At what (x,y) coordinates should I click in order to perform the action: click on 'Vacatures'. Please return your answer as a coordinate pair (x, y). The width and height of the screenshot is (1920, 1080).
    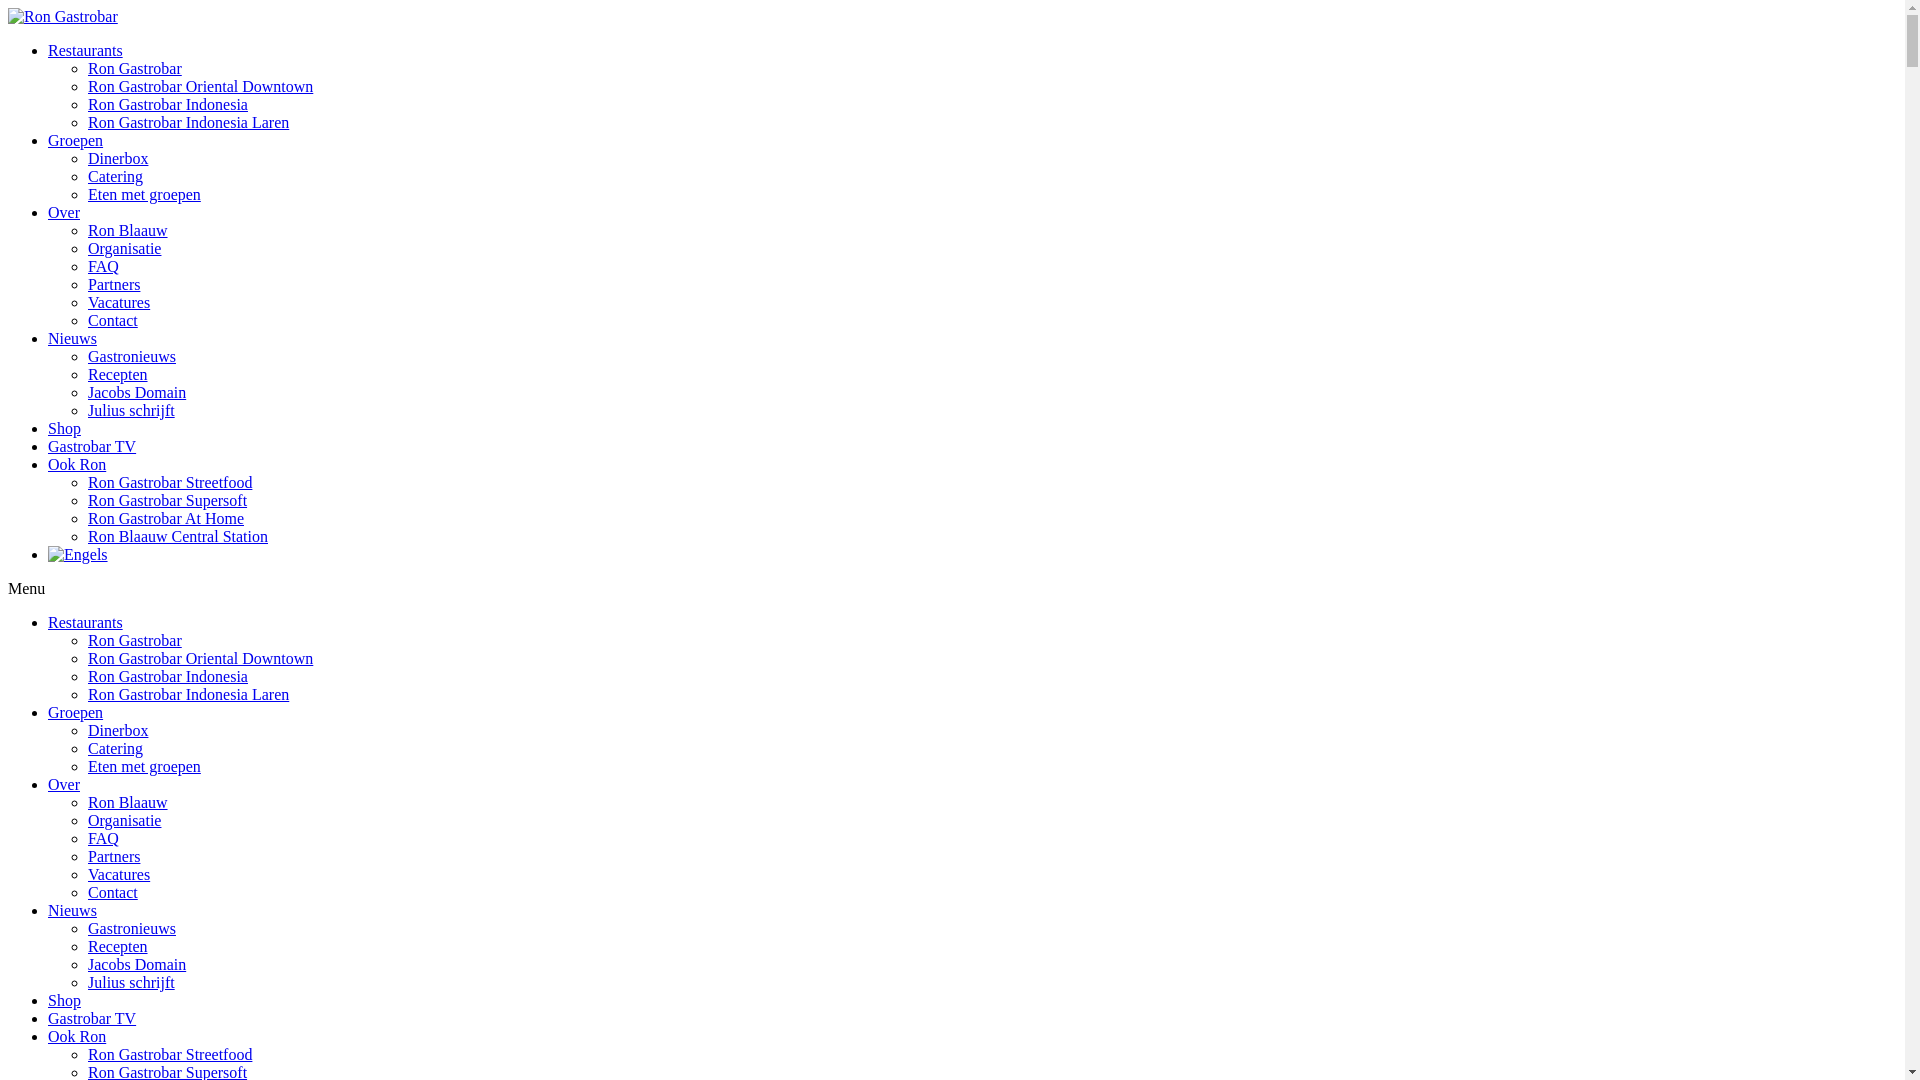
    Looking at the image, I should click on (118, 873).